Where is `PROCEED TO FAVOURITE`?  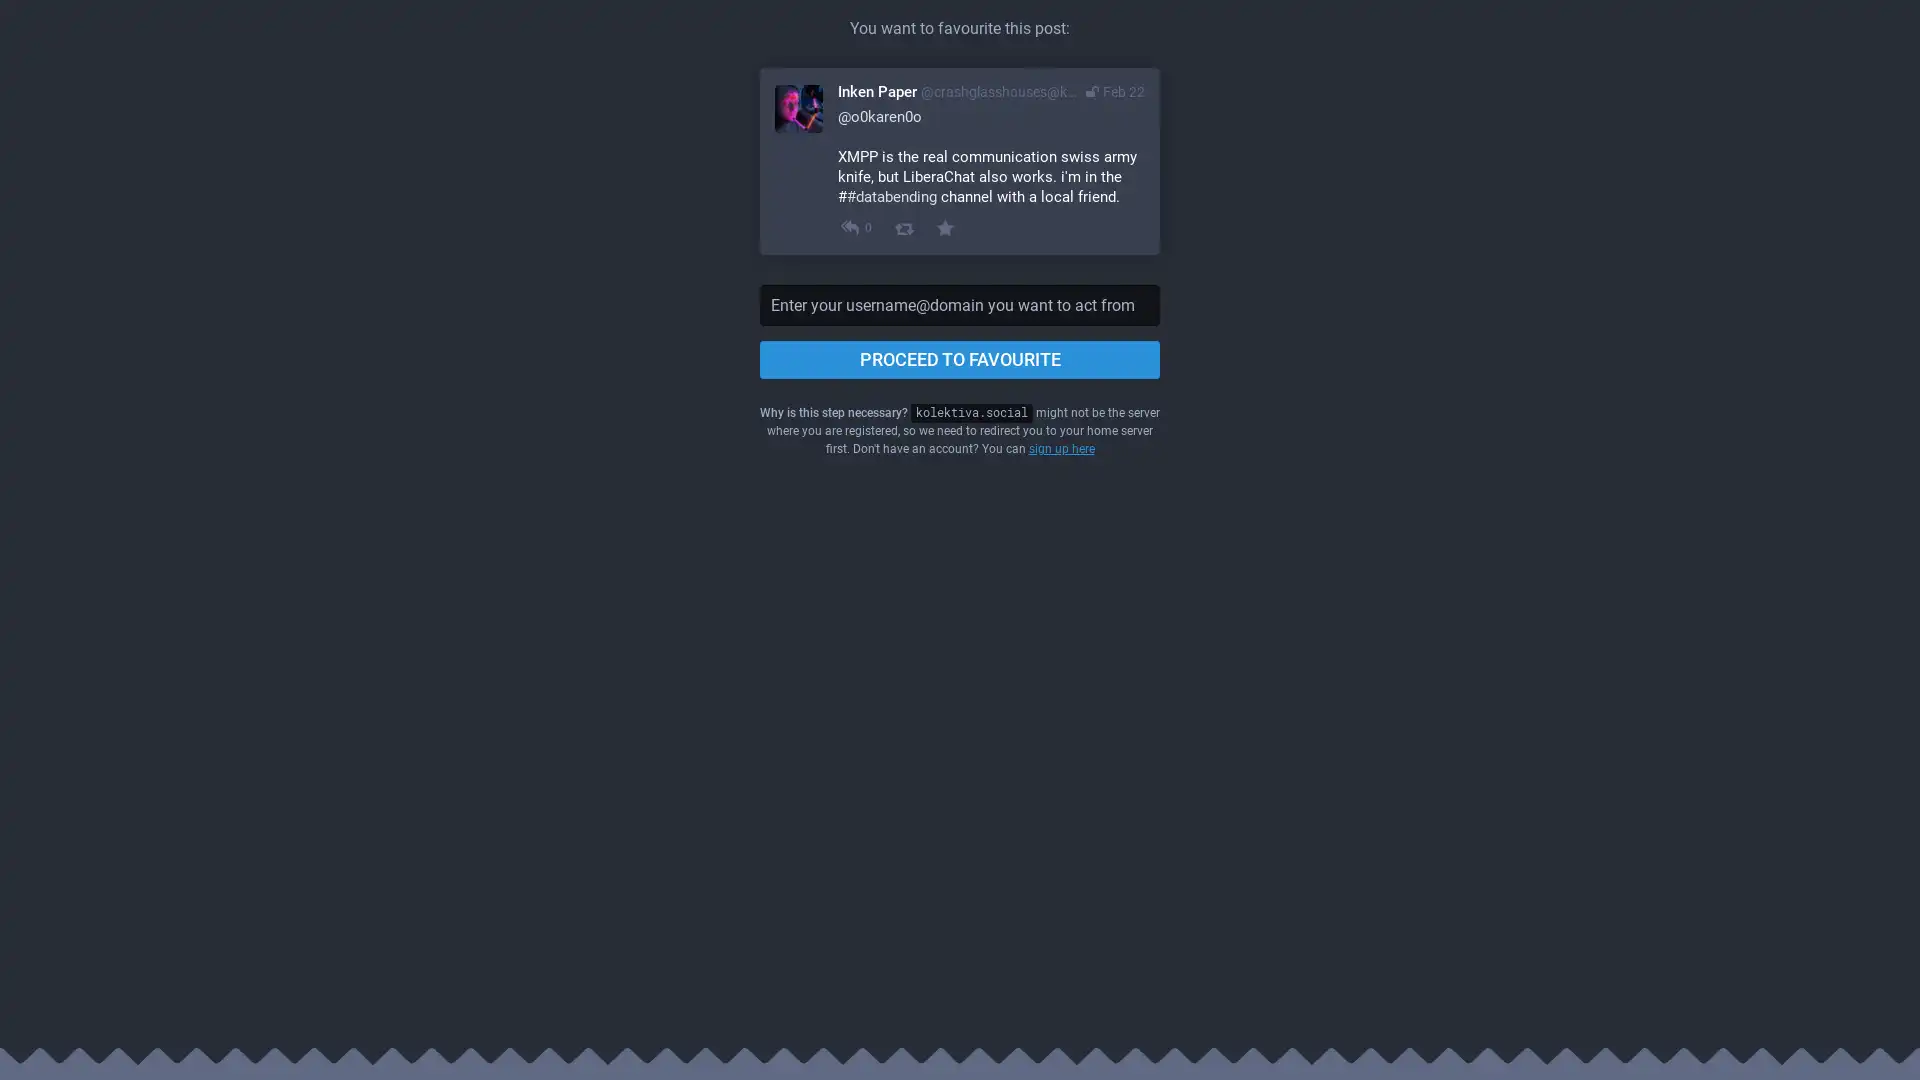 PROCEED TO FAVOURITE is located at coordinates (960, 358).